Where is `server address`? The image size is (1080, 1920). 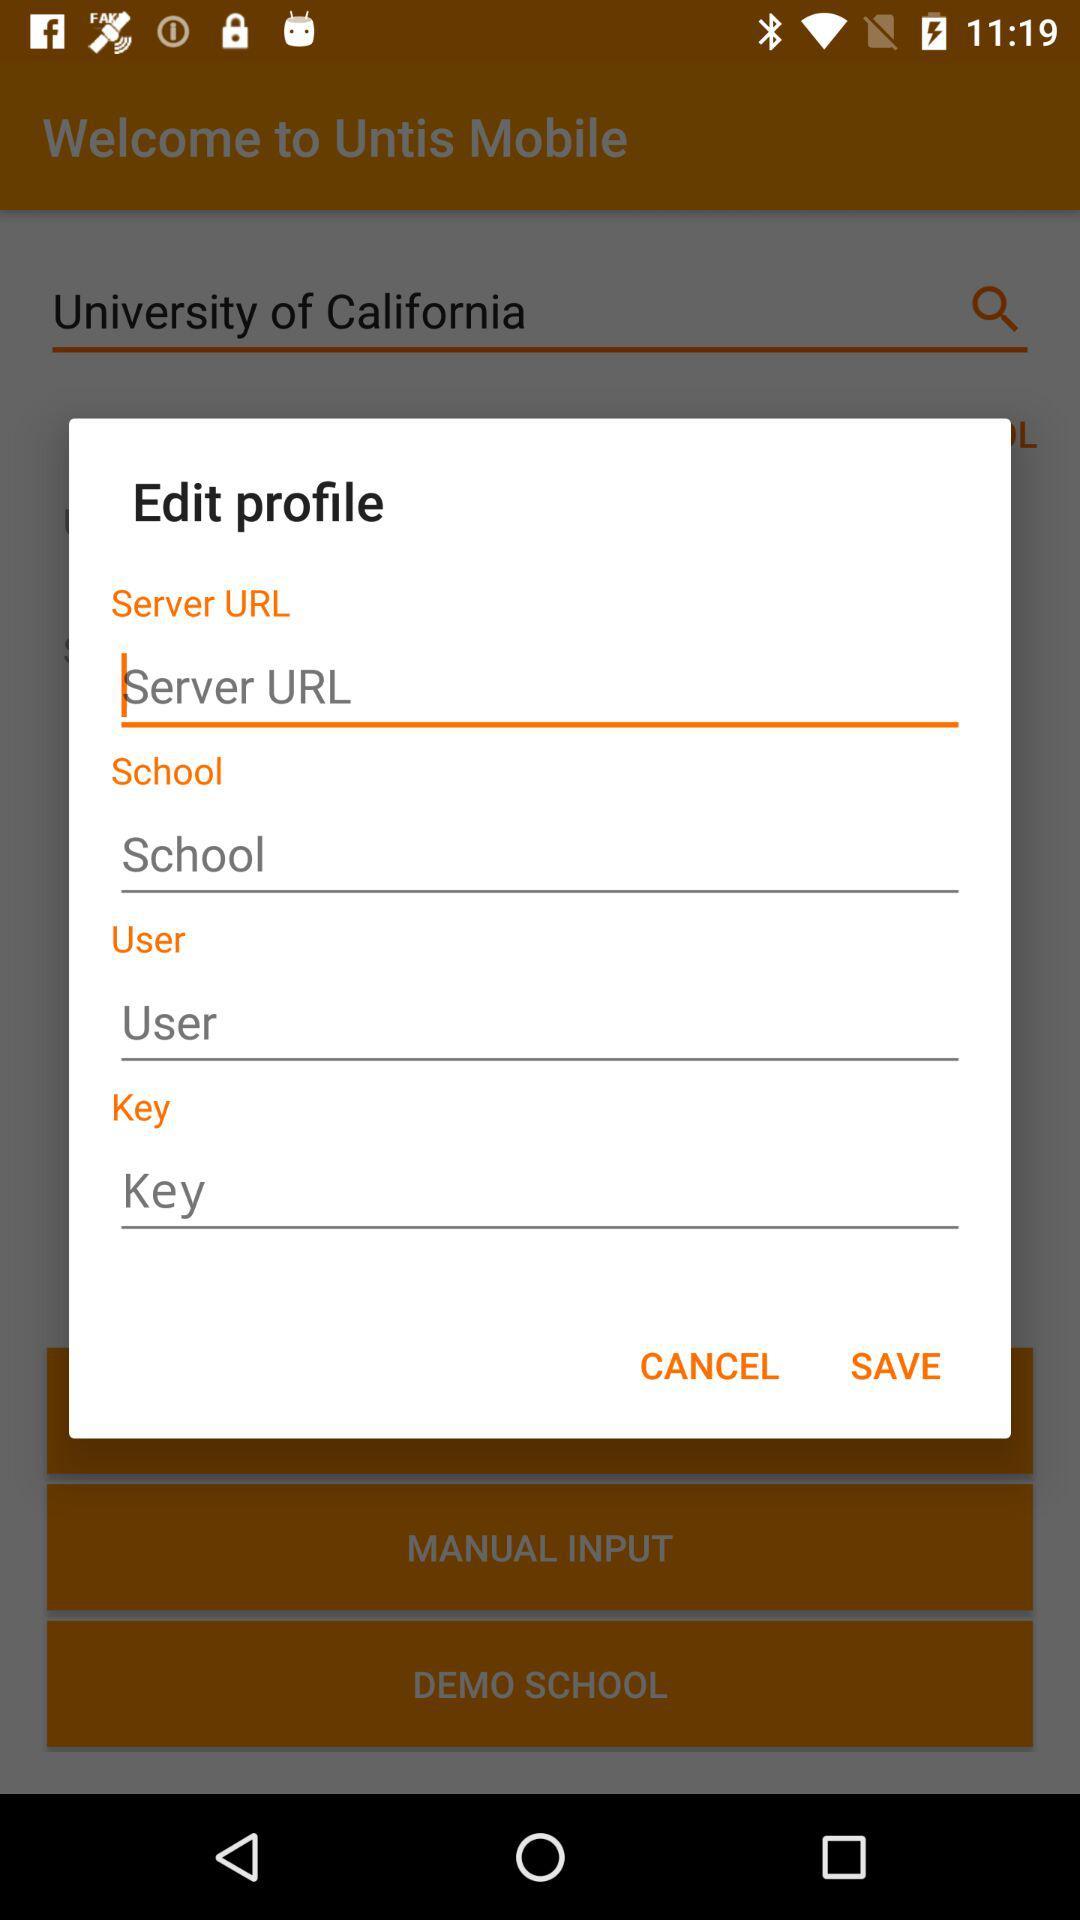
server address is located at coordinates (540, 686).